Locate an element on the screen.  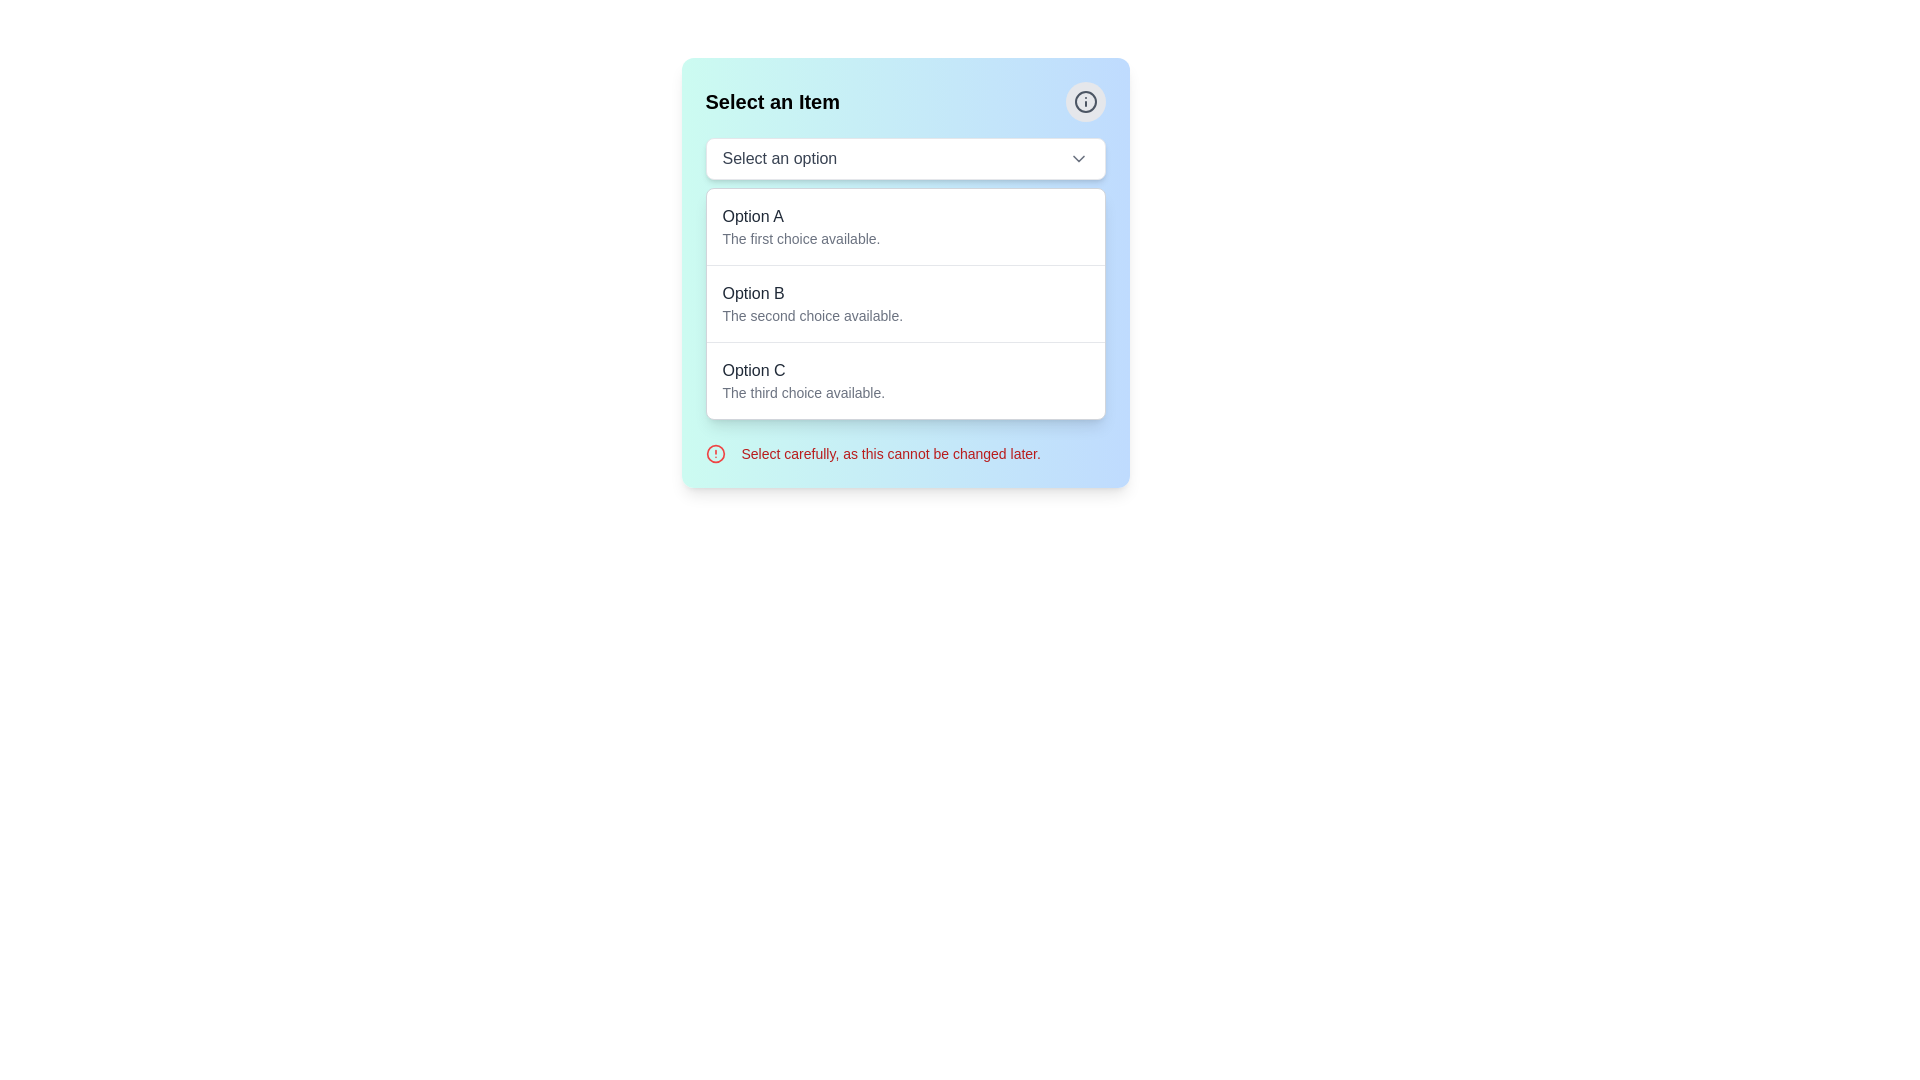
the text element that reads 'The first choice available.' located beneath the bold text 'Option A' in the dropdown menu is located at coordinates (801, 238).